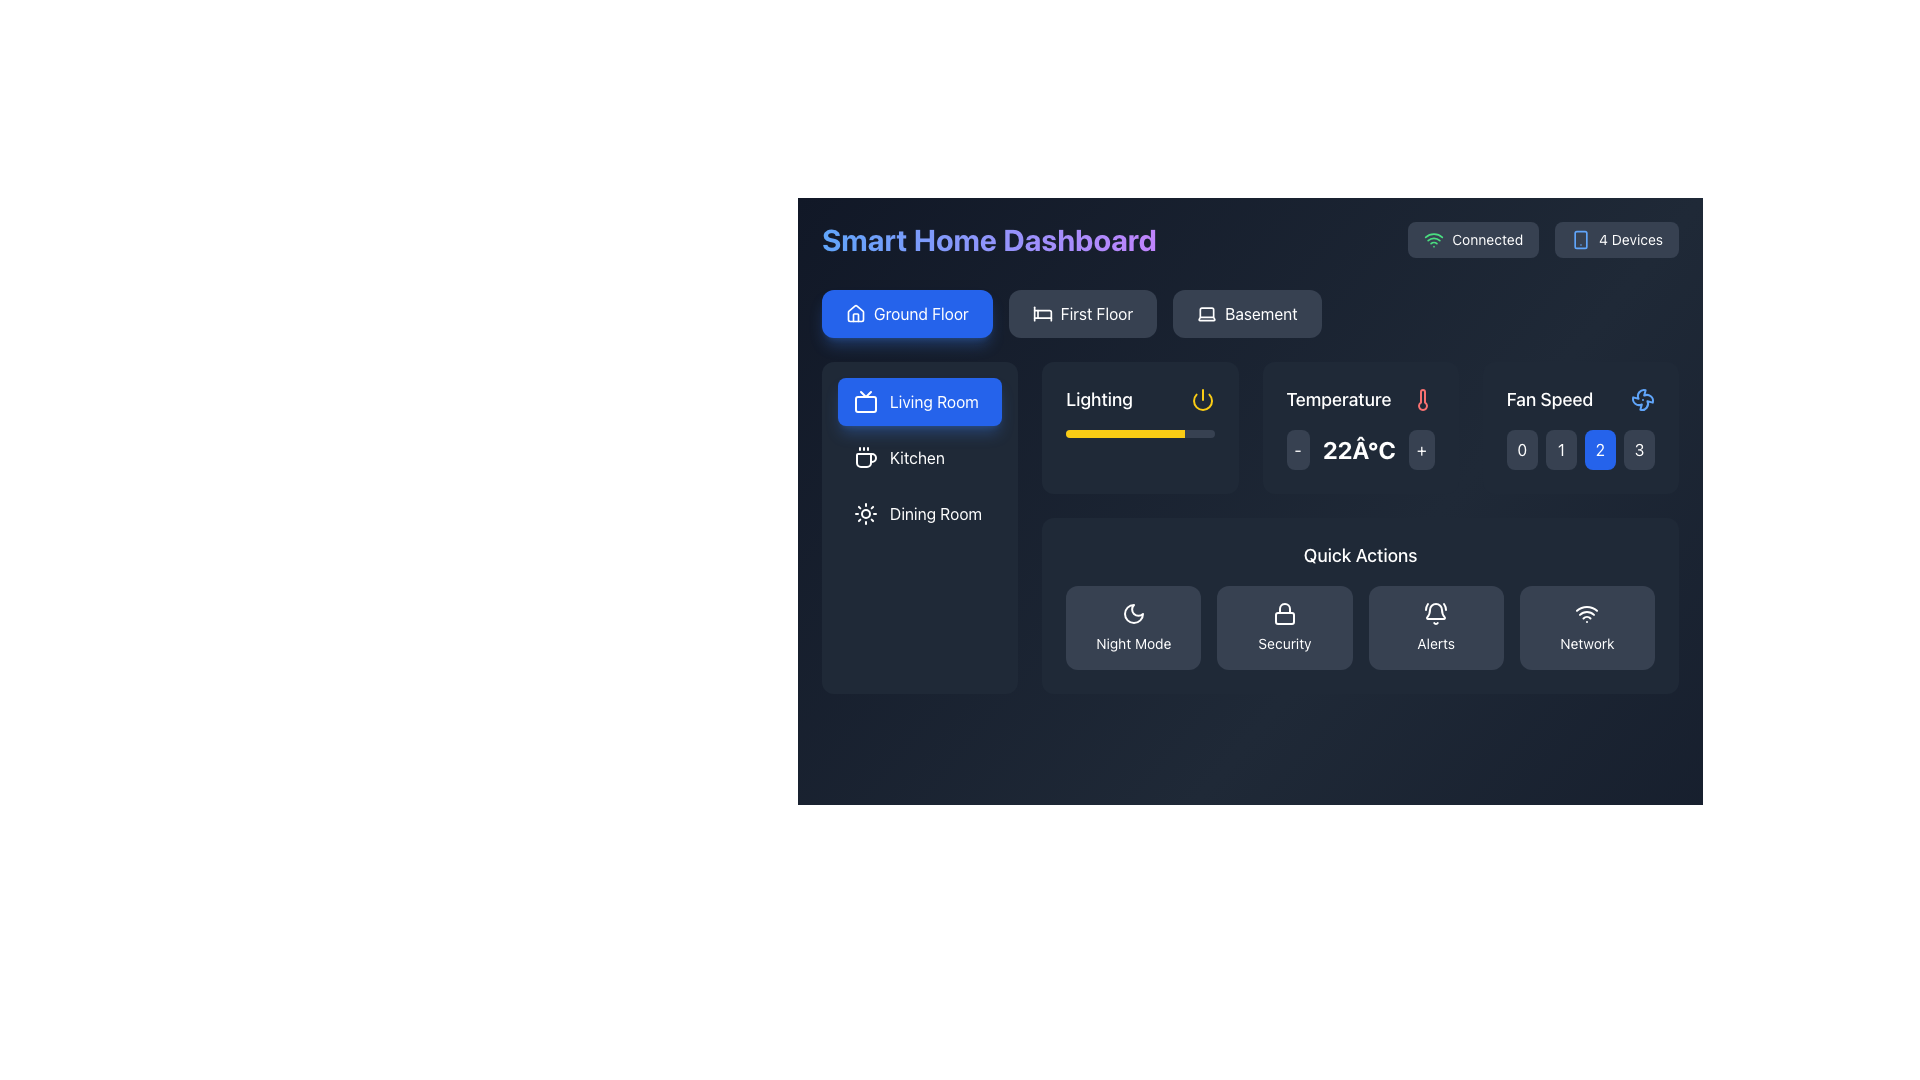  Describe the element at coordinates (1081, 313) in the screenshot. I see `the 'First Floor' button` at that location.